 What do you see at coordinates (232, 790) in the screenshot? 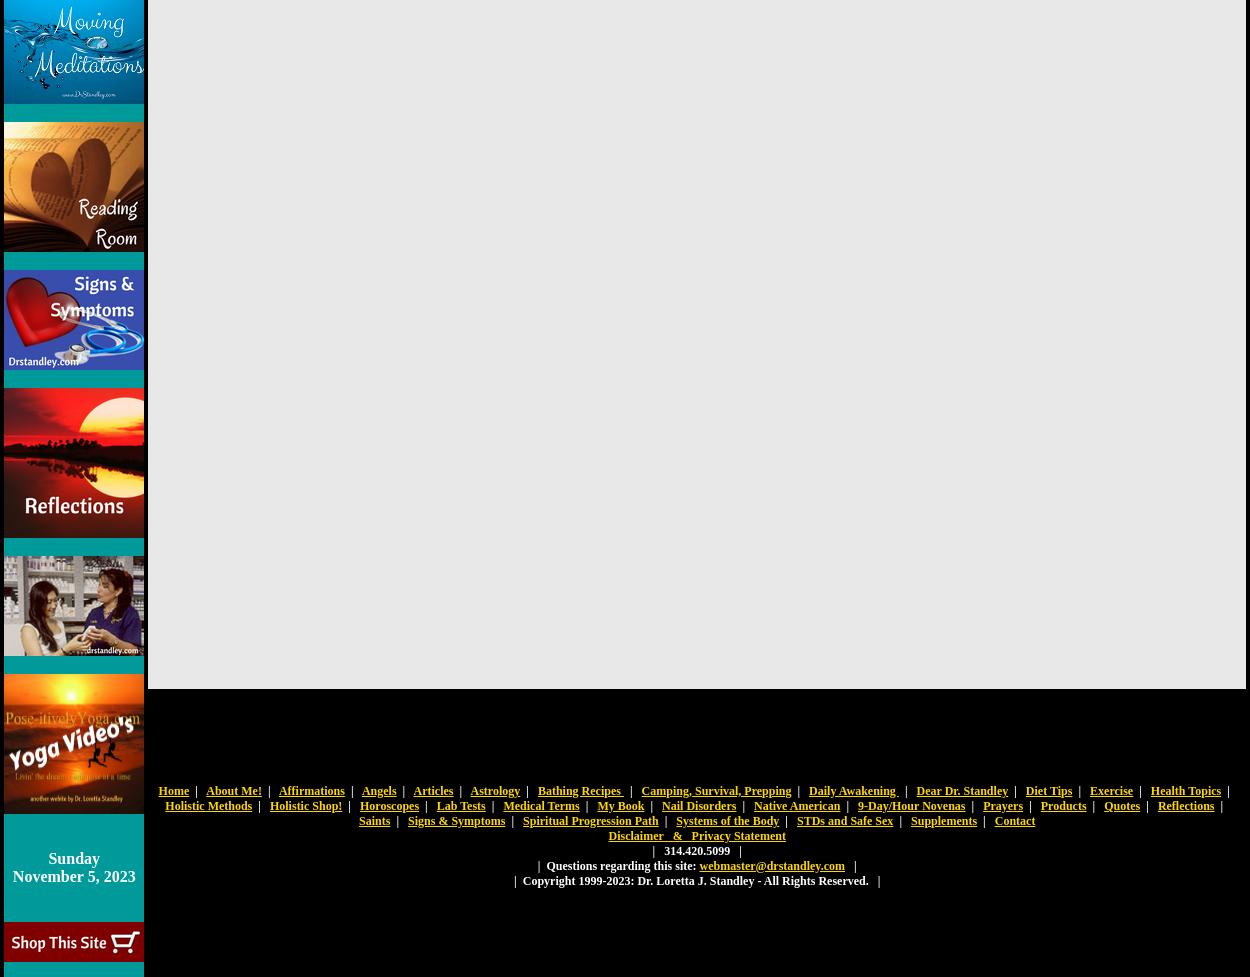
I see `'About Me!'` at bounding box center [232, 790].